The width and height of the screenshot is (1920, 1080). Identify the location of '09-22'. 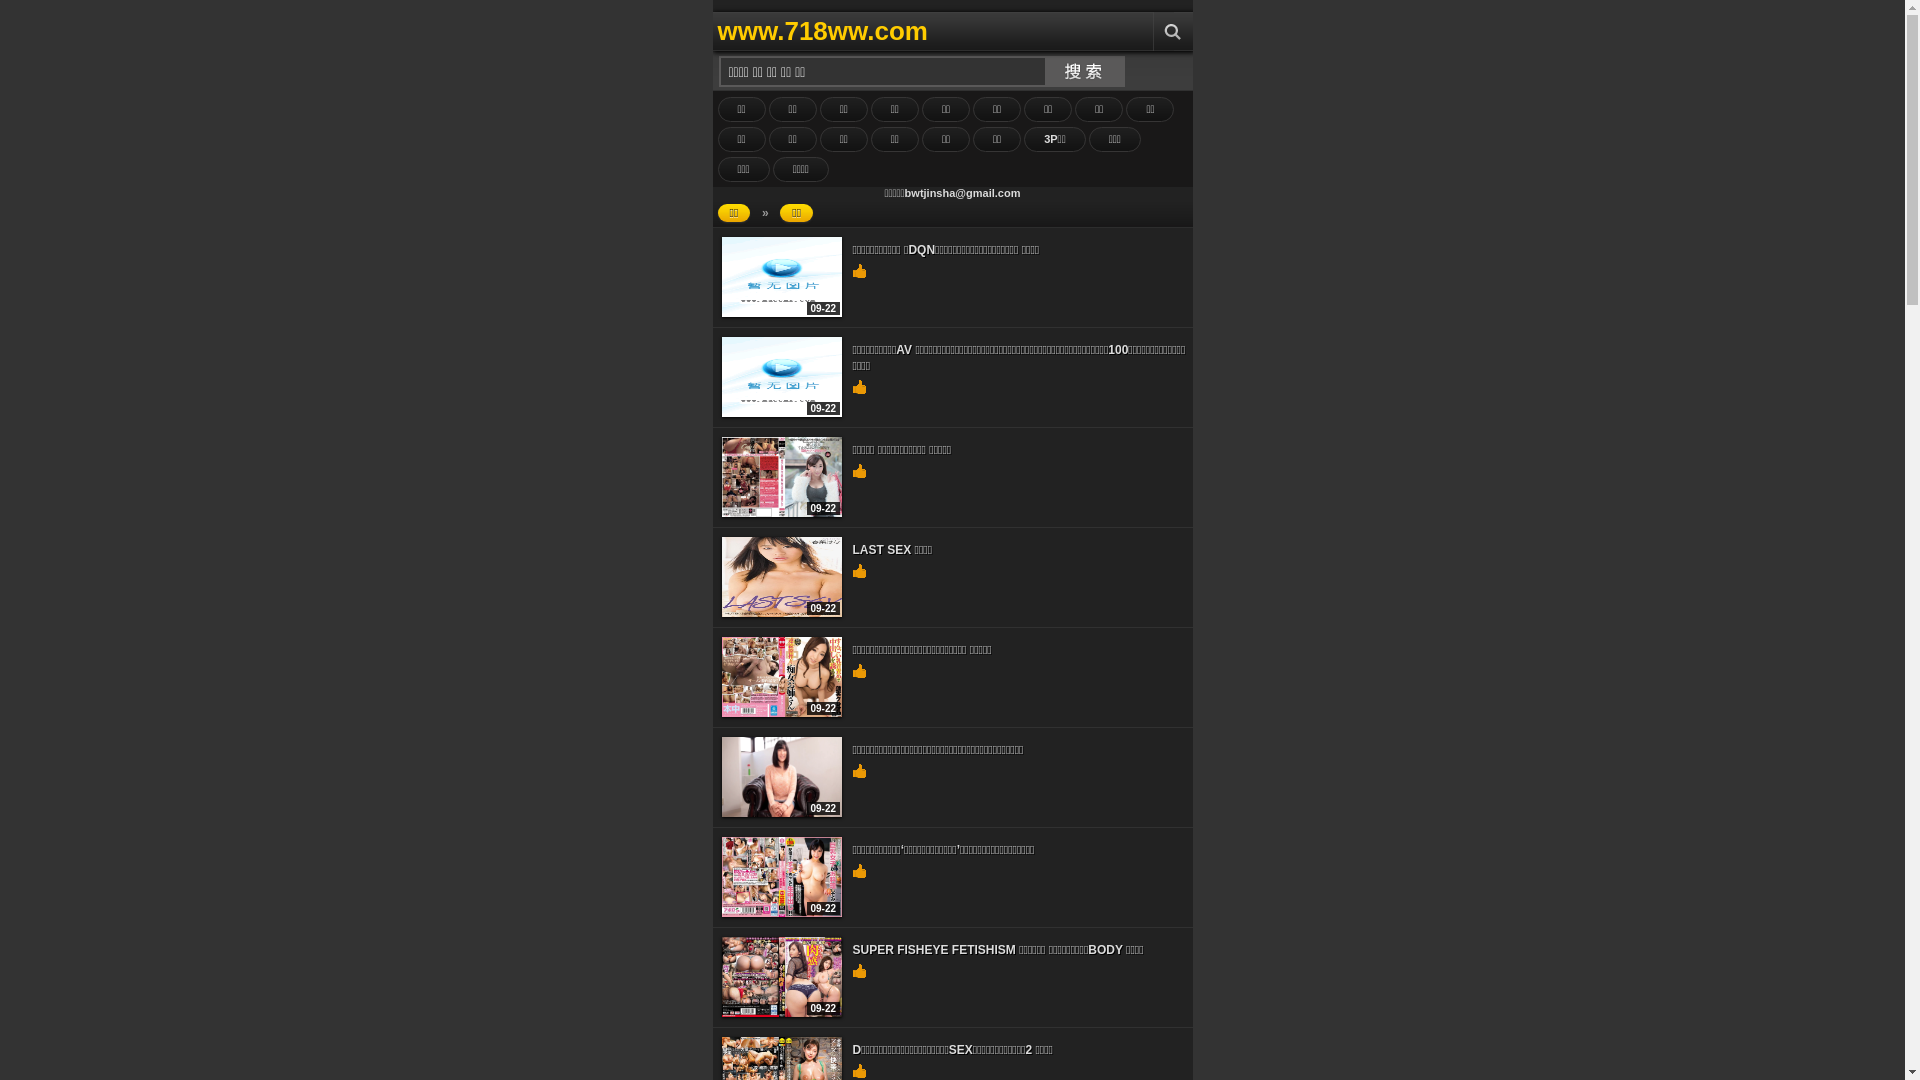
(781, 813).